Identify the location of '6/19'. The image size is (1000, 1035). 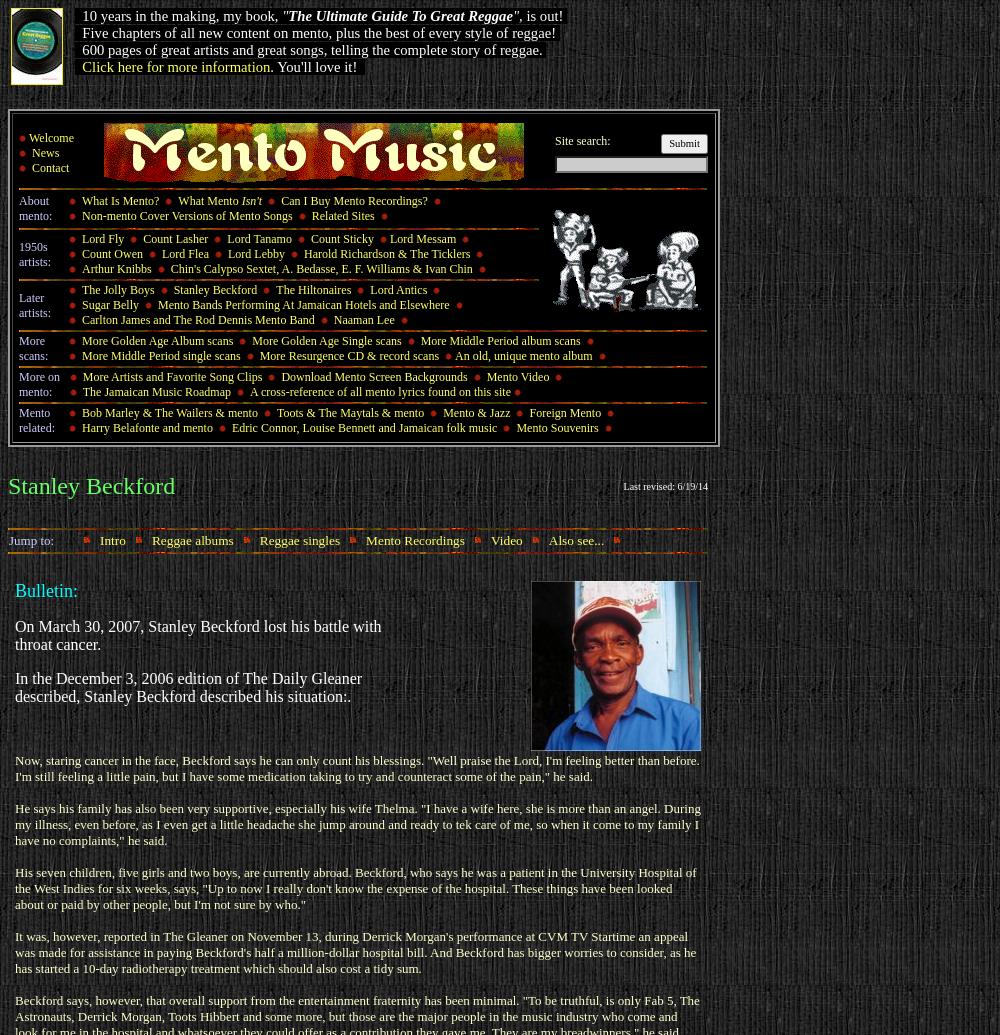
(686, 486).